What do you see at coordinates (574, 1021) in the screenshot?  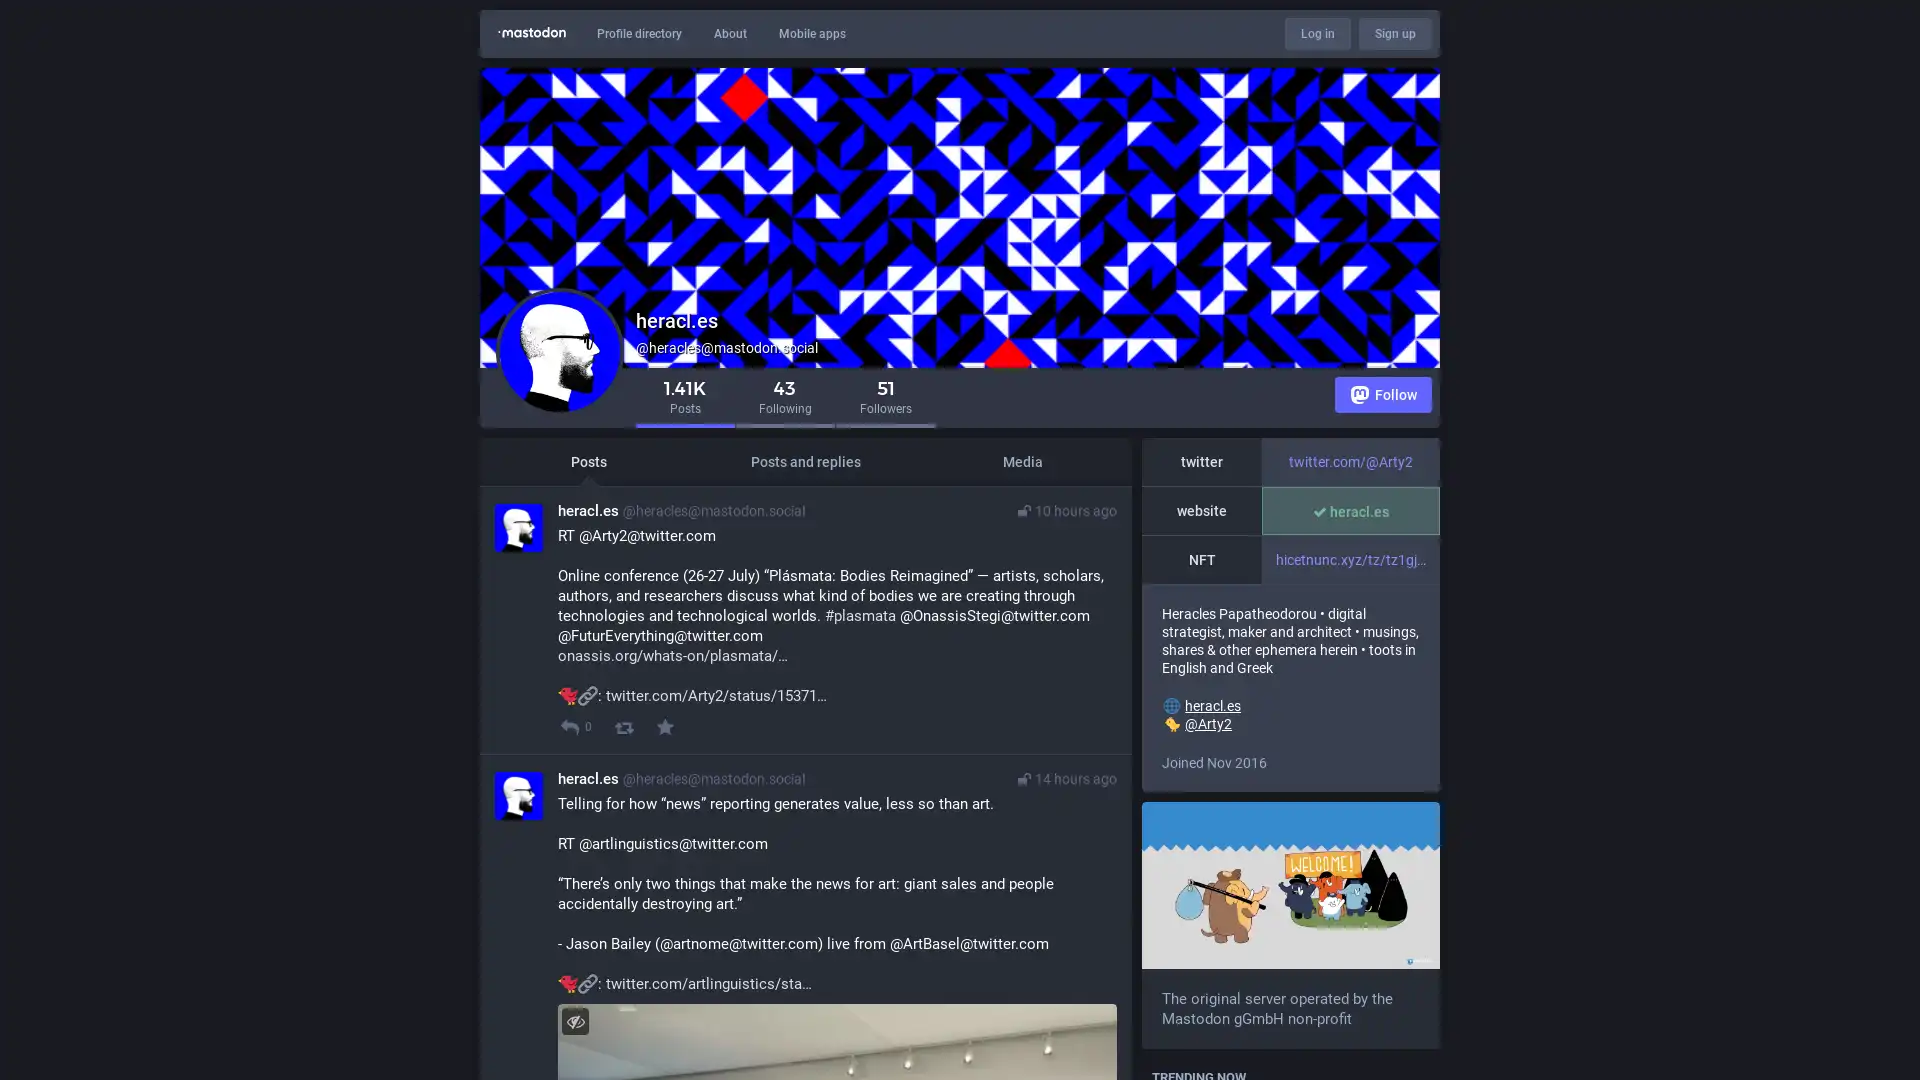 I see `Hide image` at bounding box center [574, 1021].